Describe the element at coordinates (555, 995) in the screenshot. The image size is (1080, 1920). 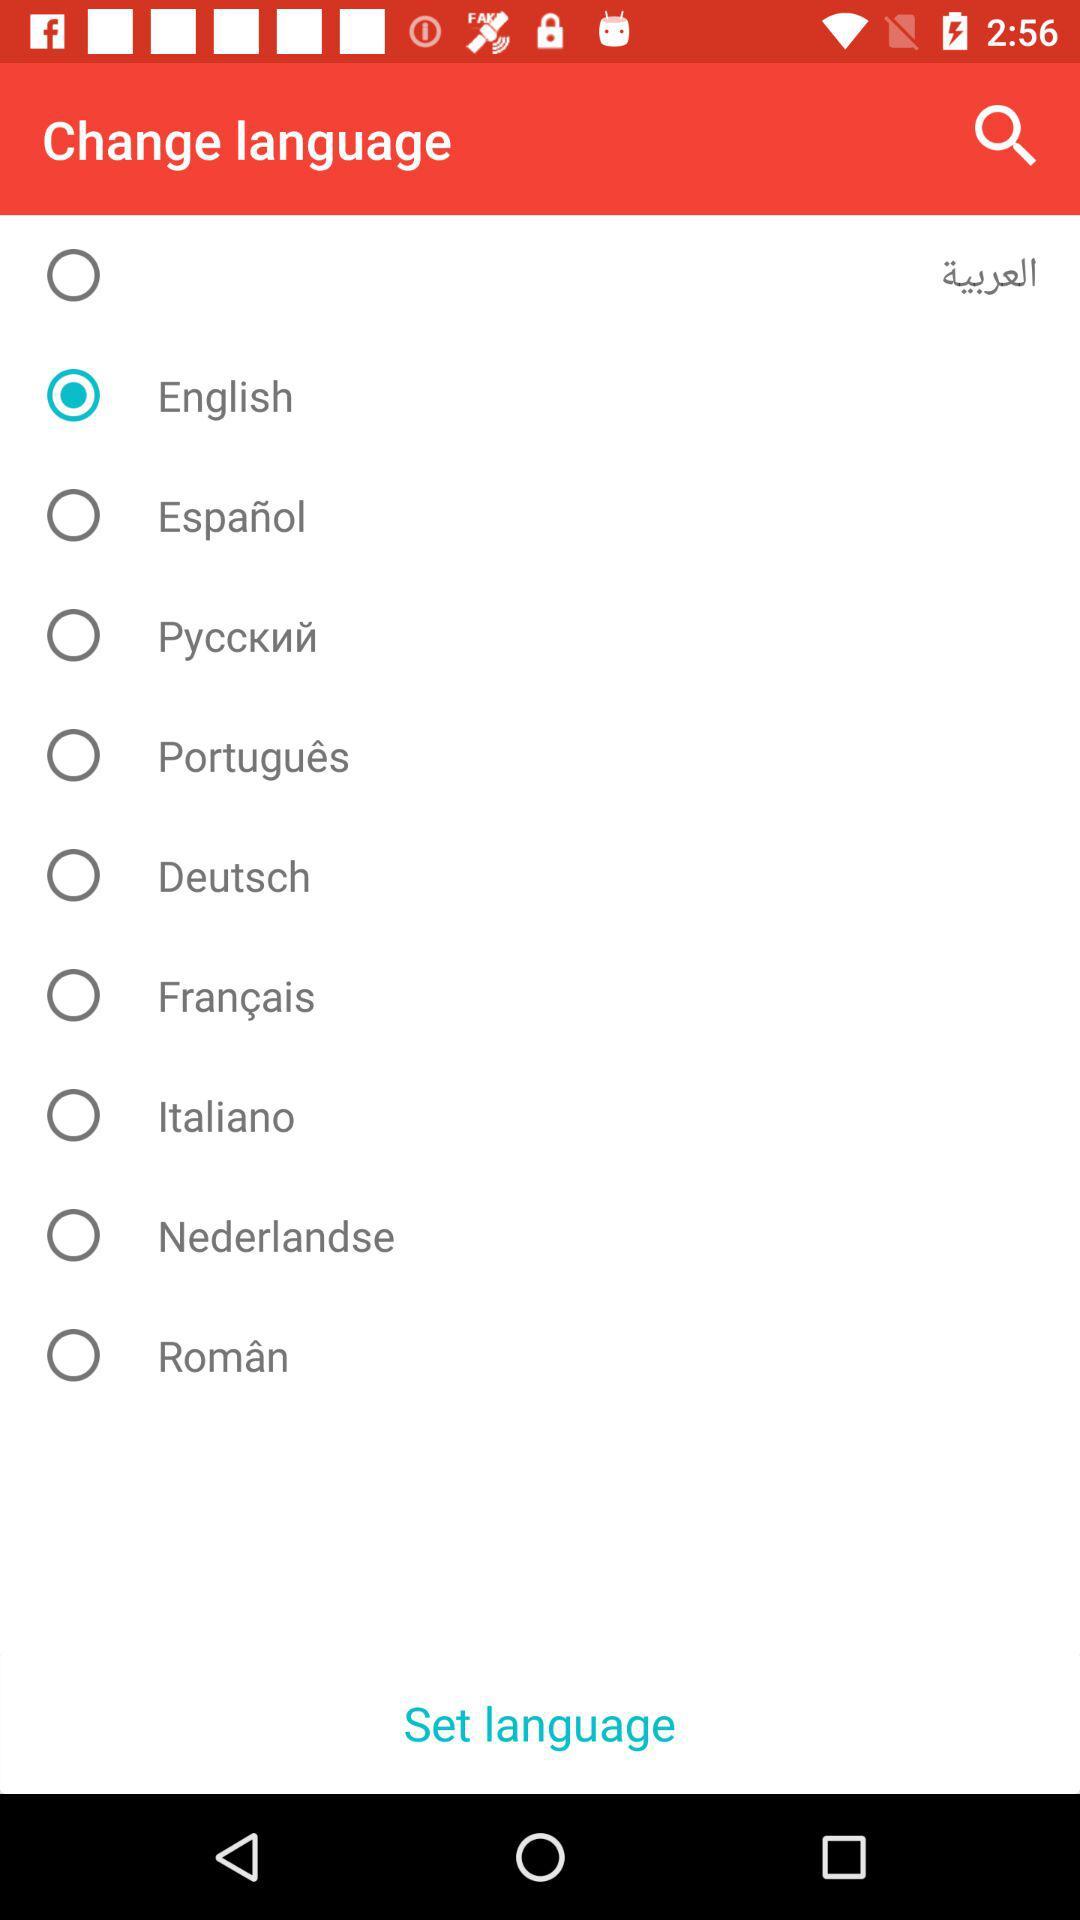
I see `the item below deutsch` at that location.